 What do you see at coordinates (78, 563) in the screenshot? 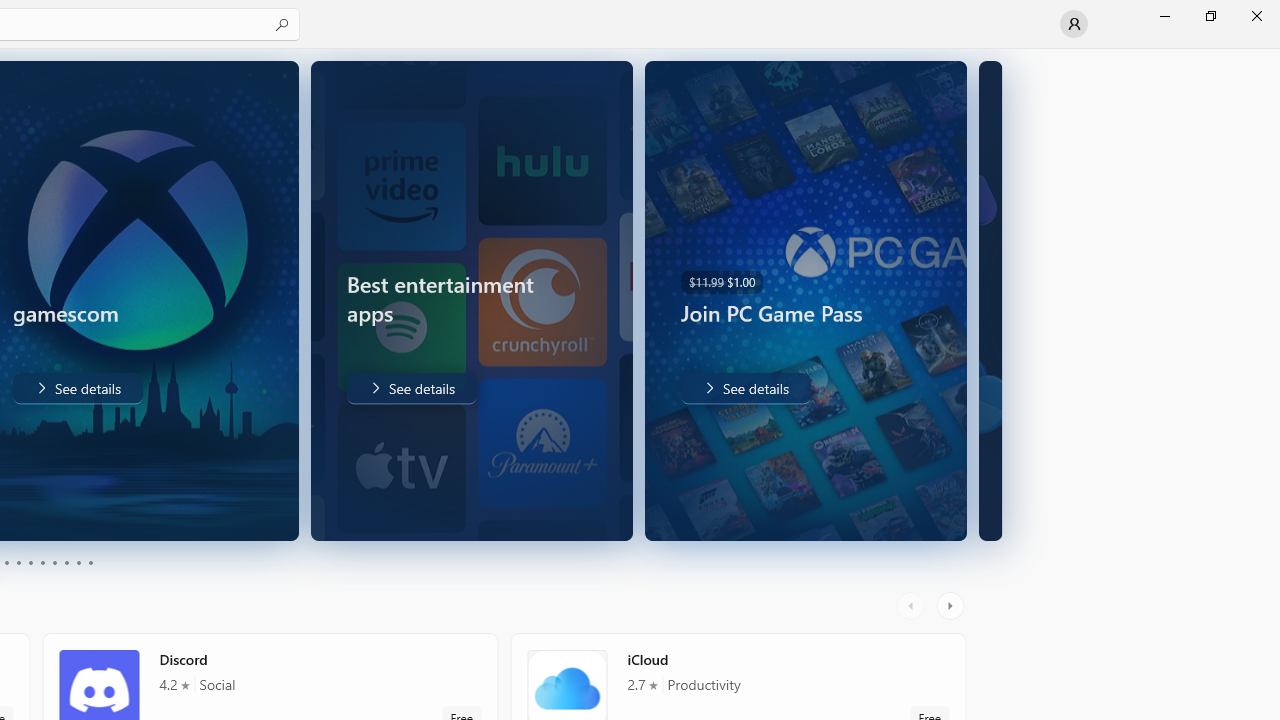
I see `'Page 9'` at bounding box center [78, 563].